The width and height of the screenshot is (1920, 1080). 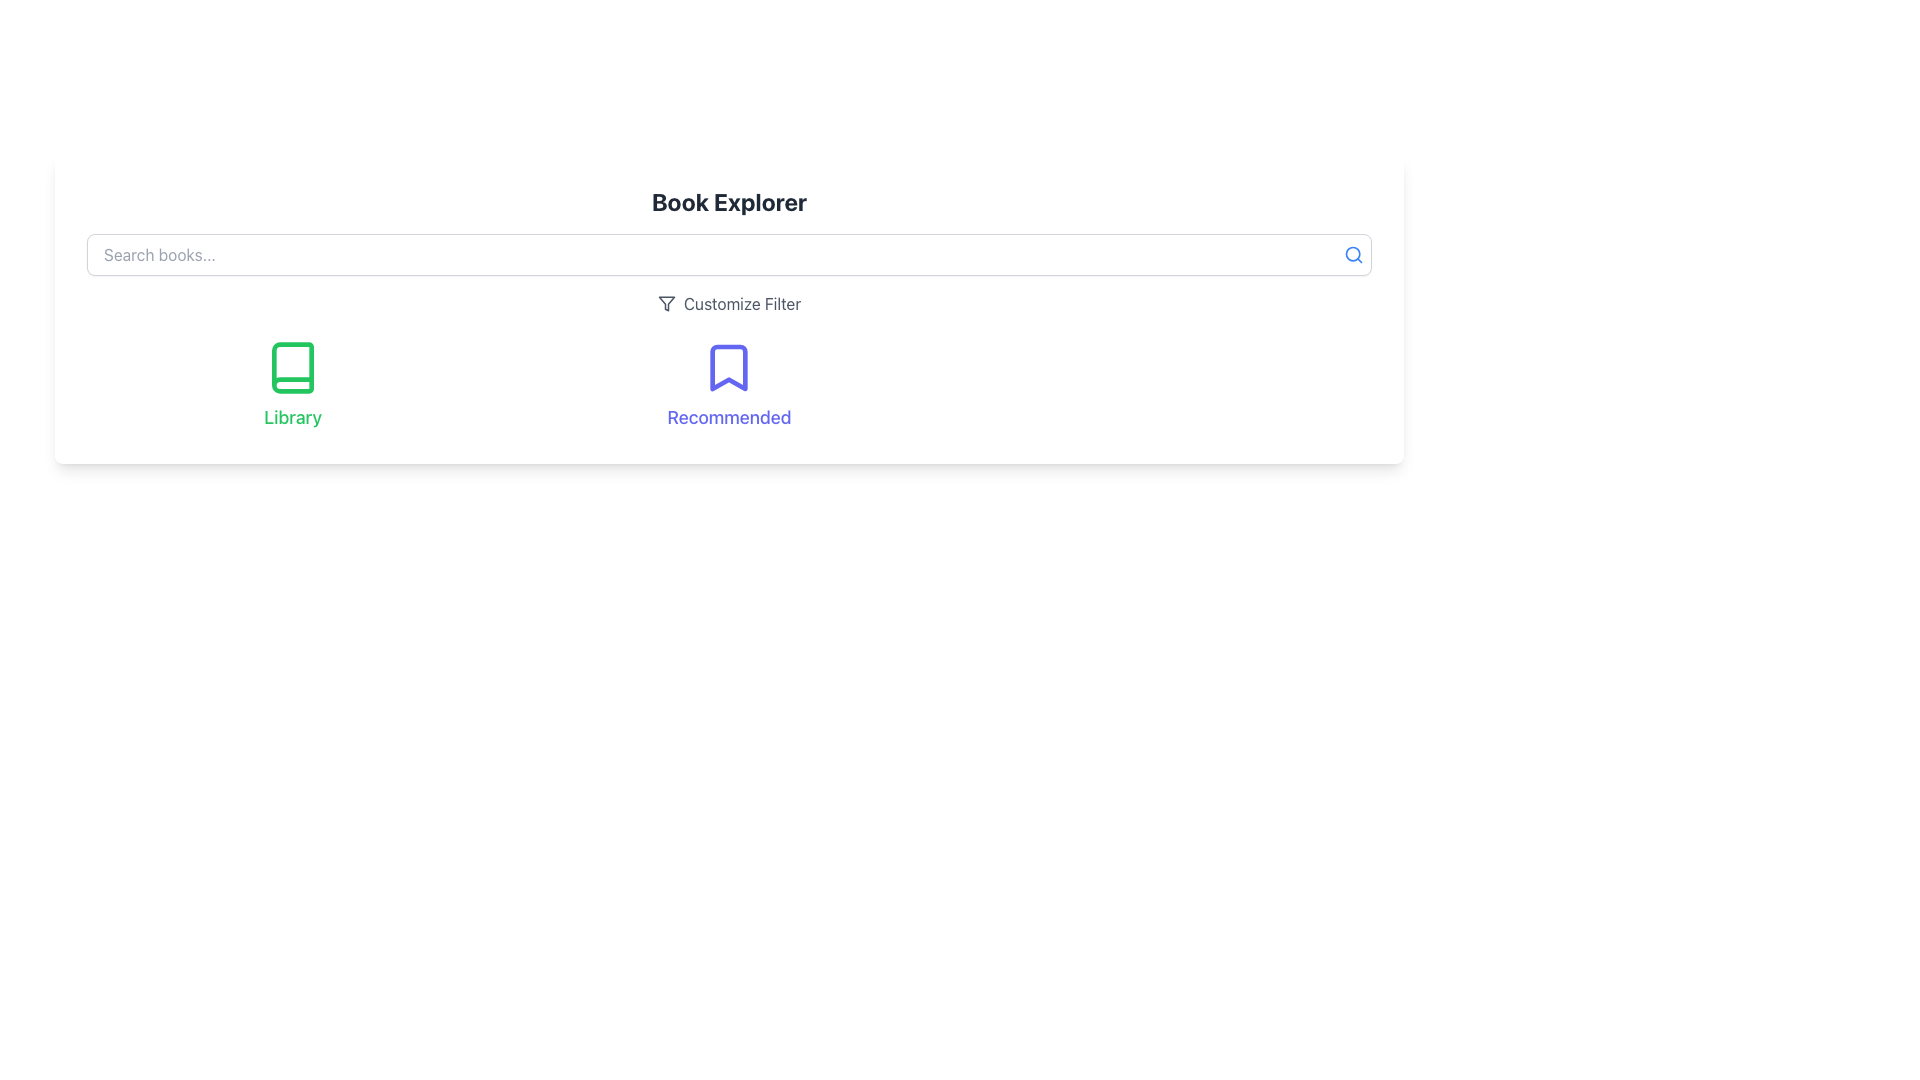 I want to click on the 'Customize Filter' button surrounding the inverted triangle filter icon, so click(x=666, y=304).